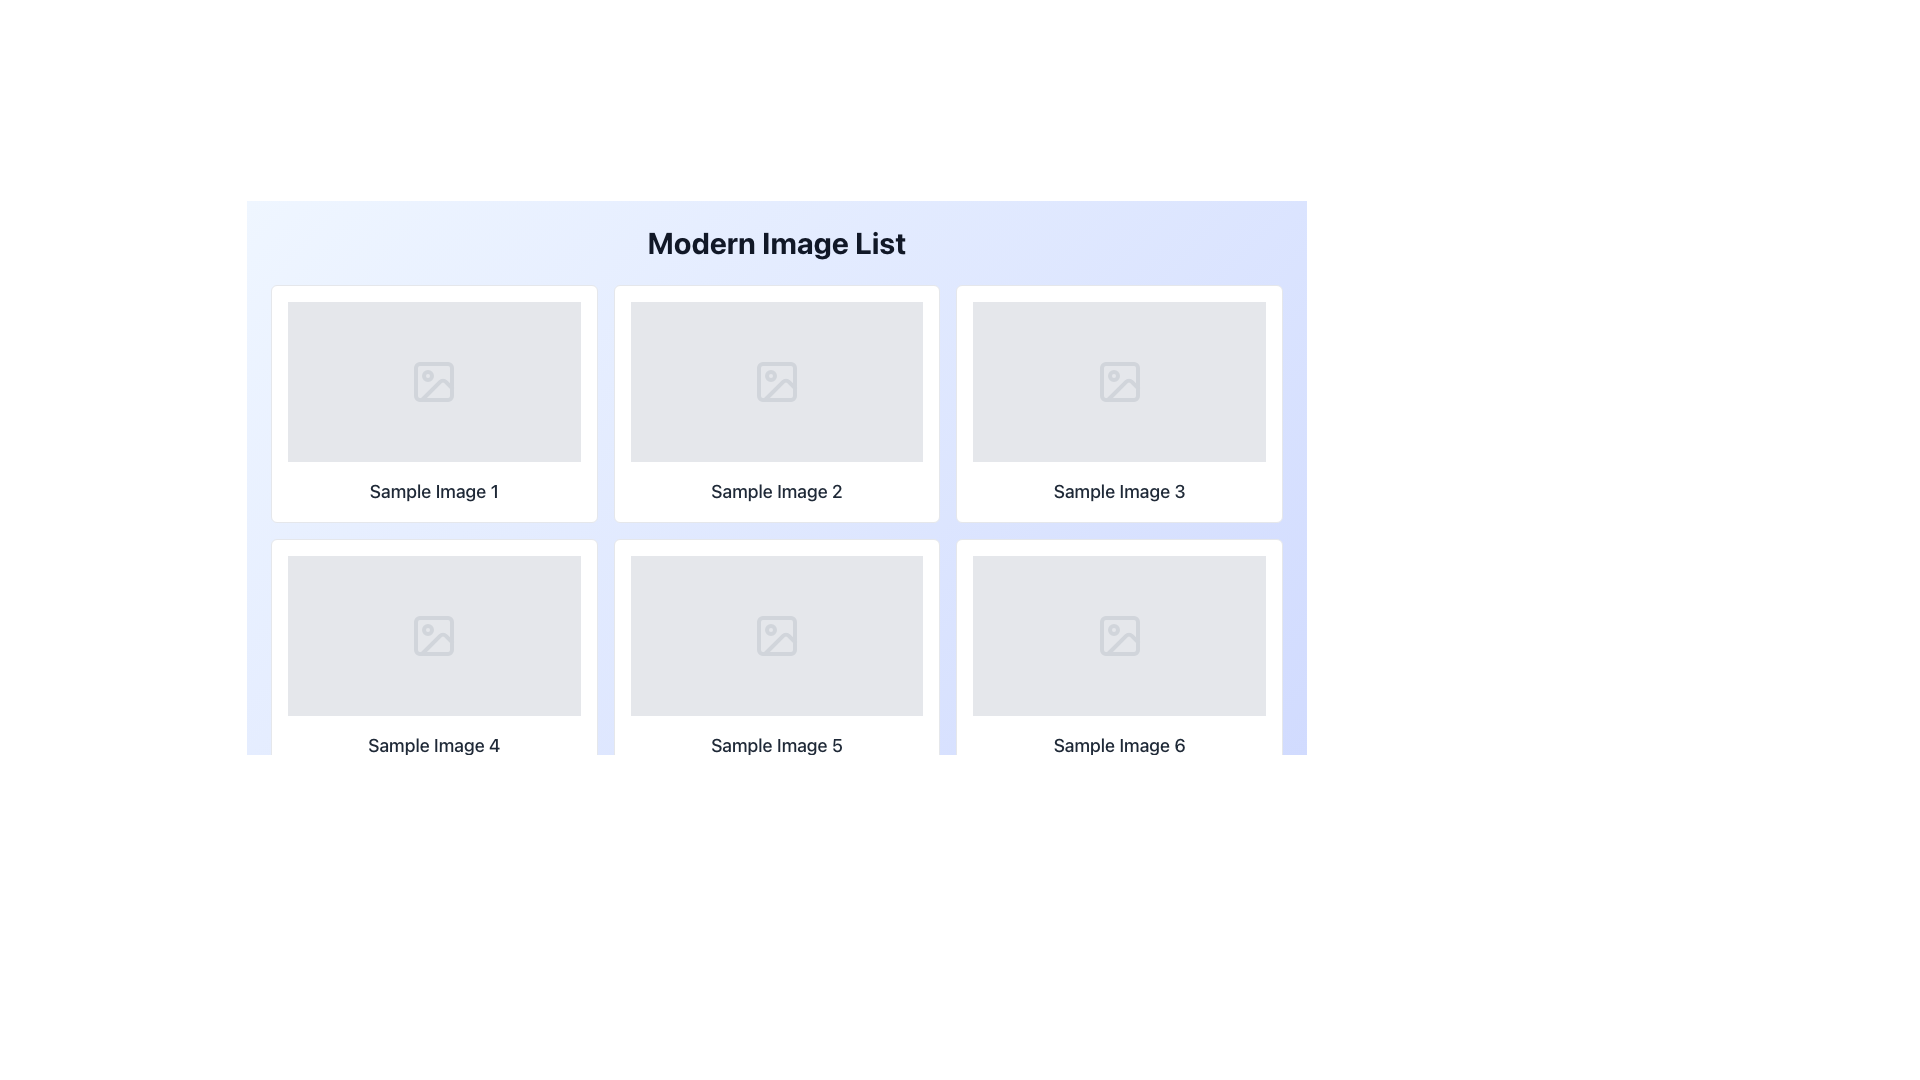  I want to click on the image placeholder in the 'Sample Image 3' card to upload or change the image, so click(1118, 381).